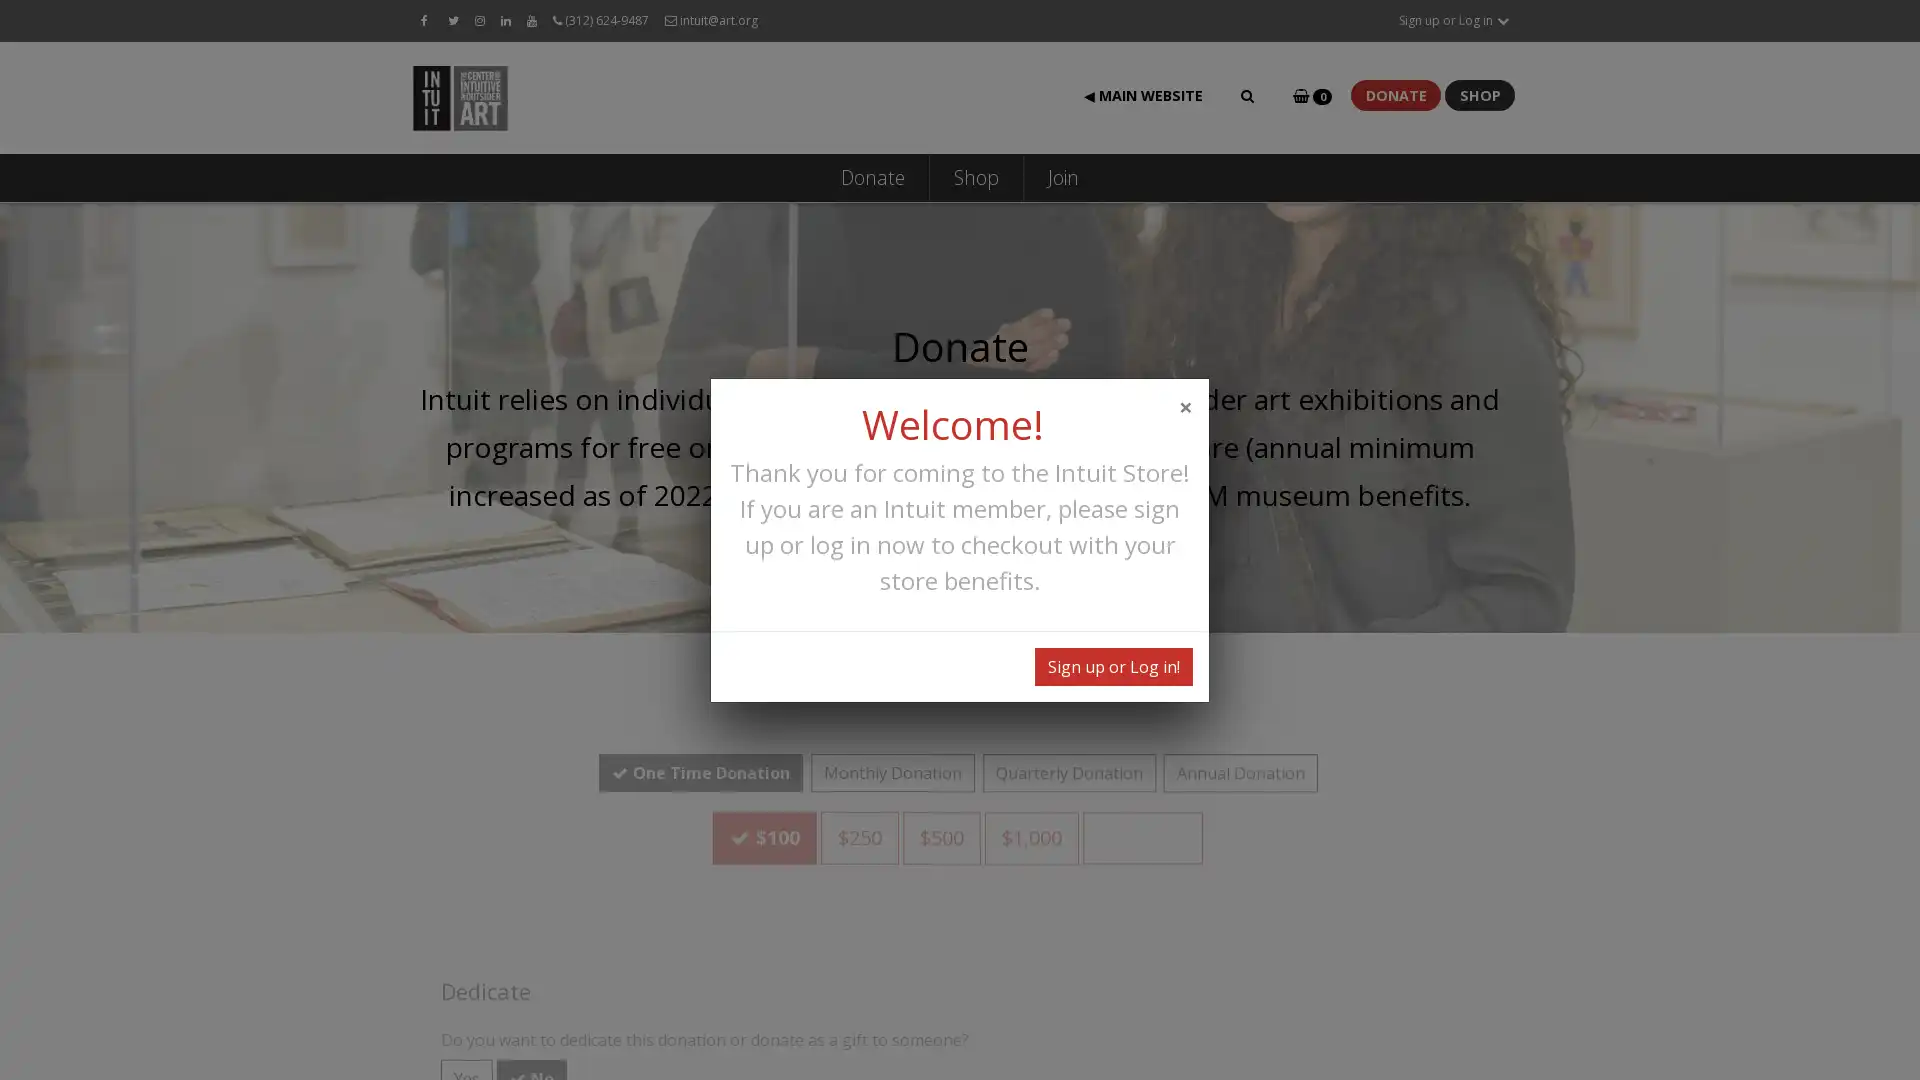 This screenshot has width=1920, height=1080. I want to click on Credit / Debit, so click(1200, 930).